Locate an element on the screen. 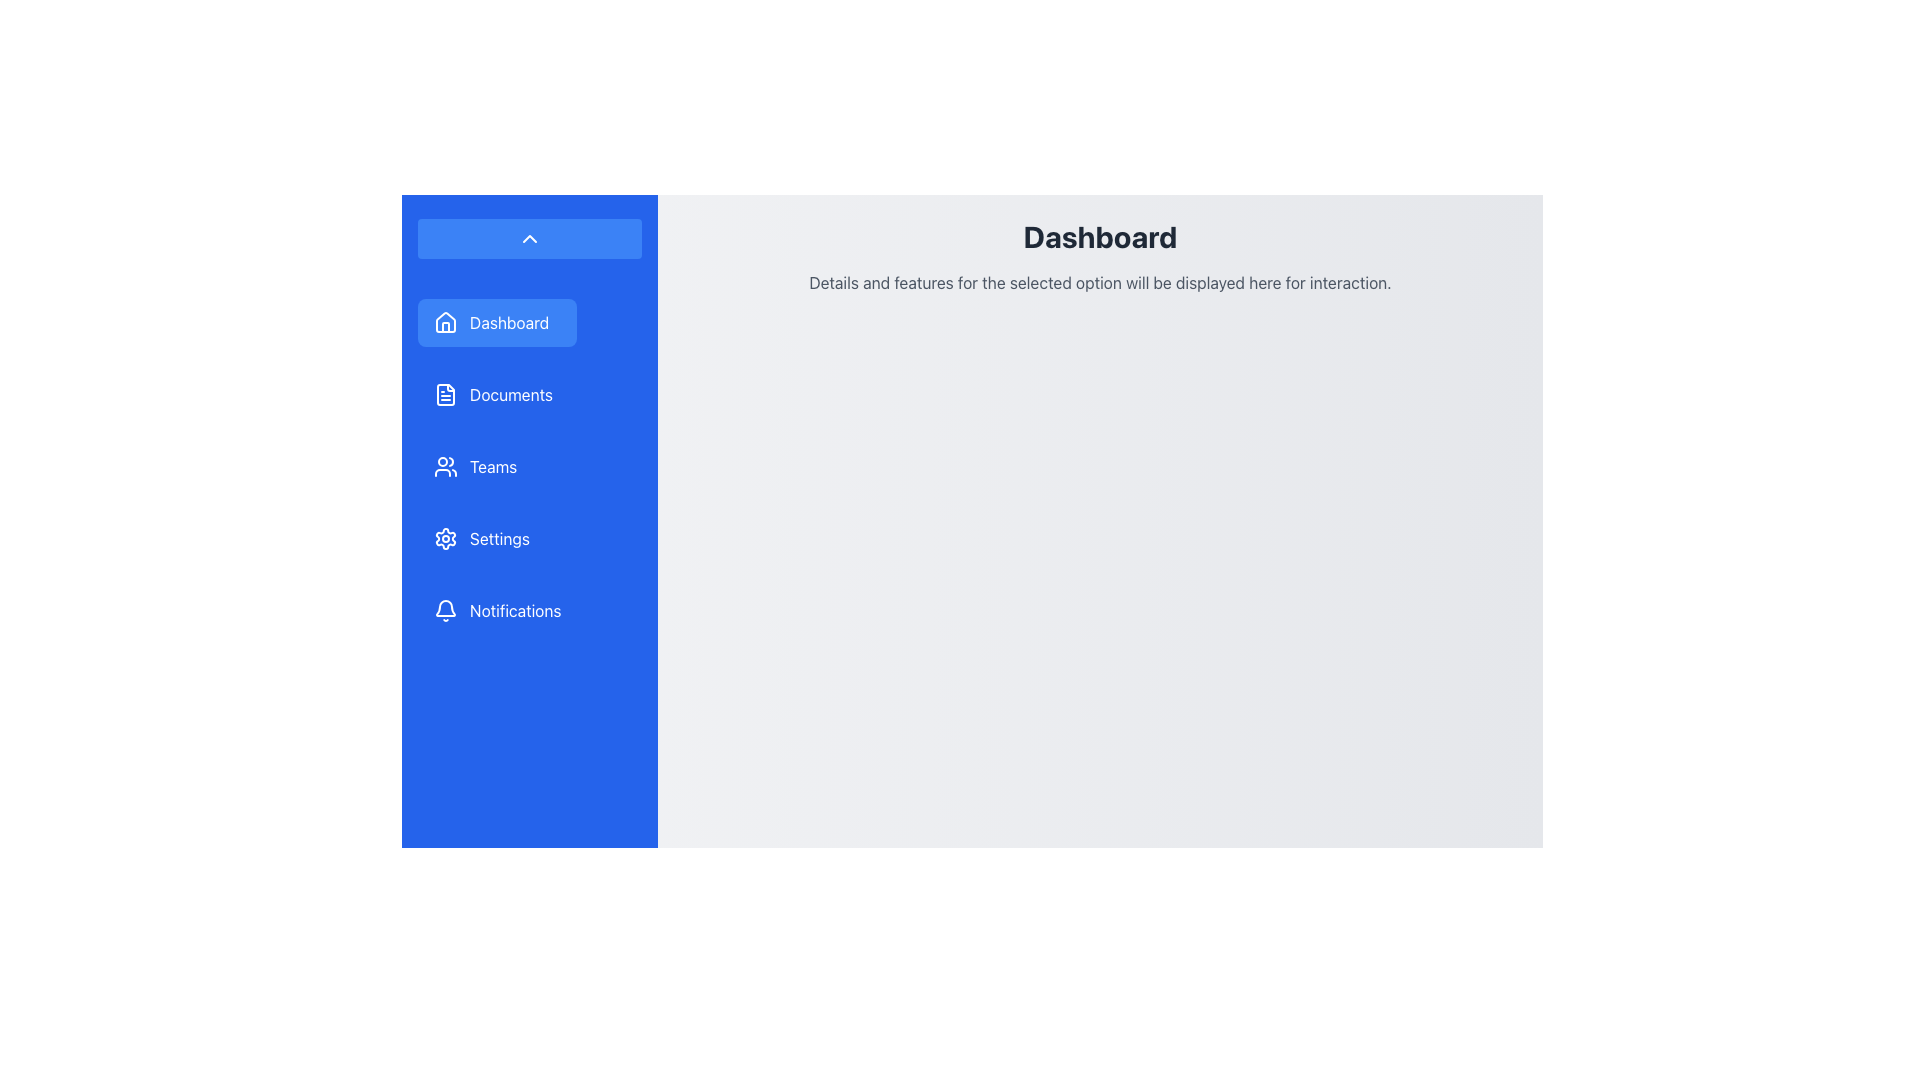 This screenshot has height=1080, width=1920. the gear icon located to the left of the 'Settings' text in the navigation menu by moving the cursor to it is located at coordinates (445, 538).